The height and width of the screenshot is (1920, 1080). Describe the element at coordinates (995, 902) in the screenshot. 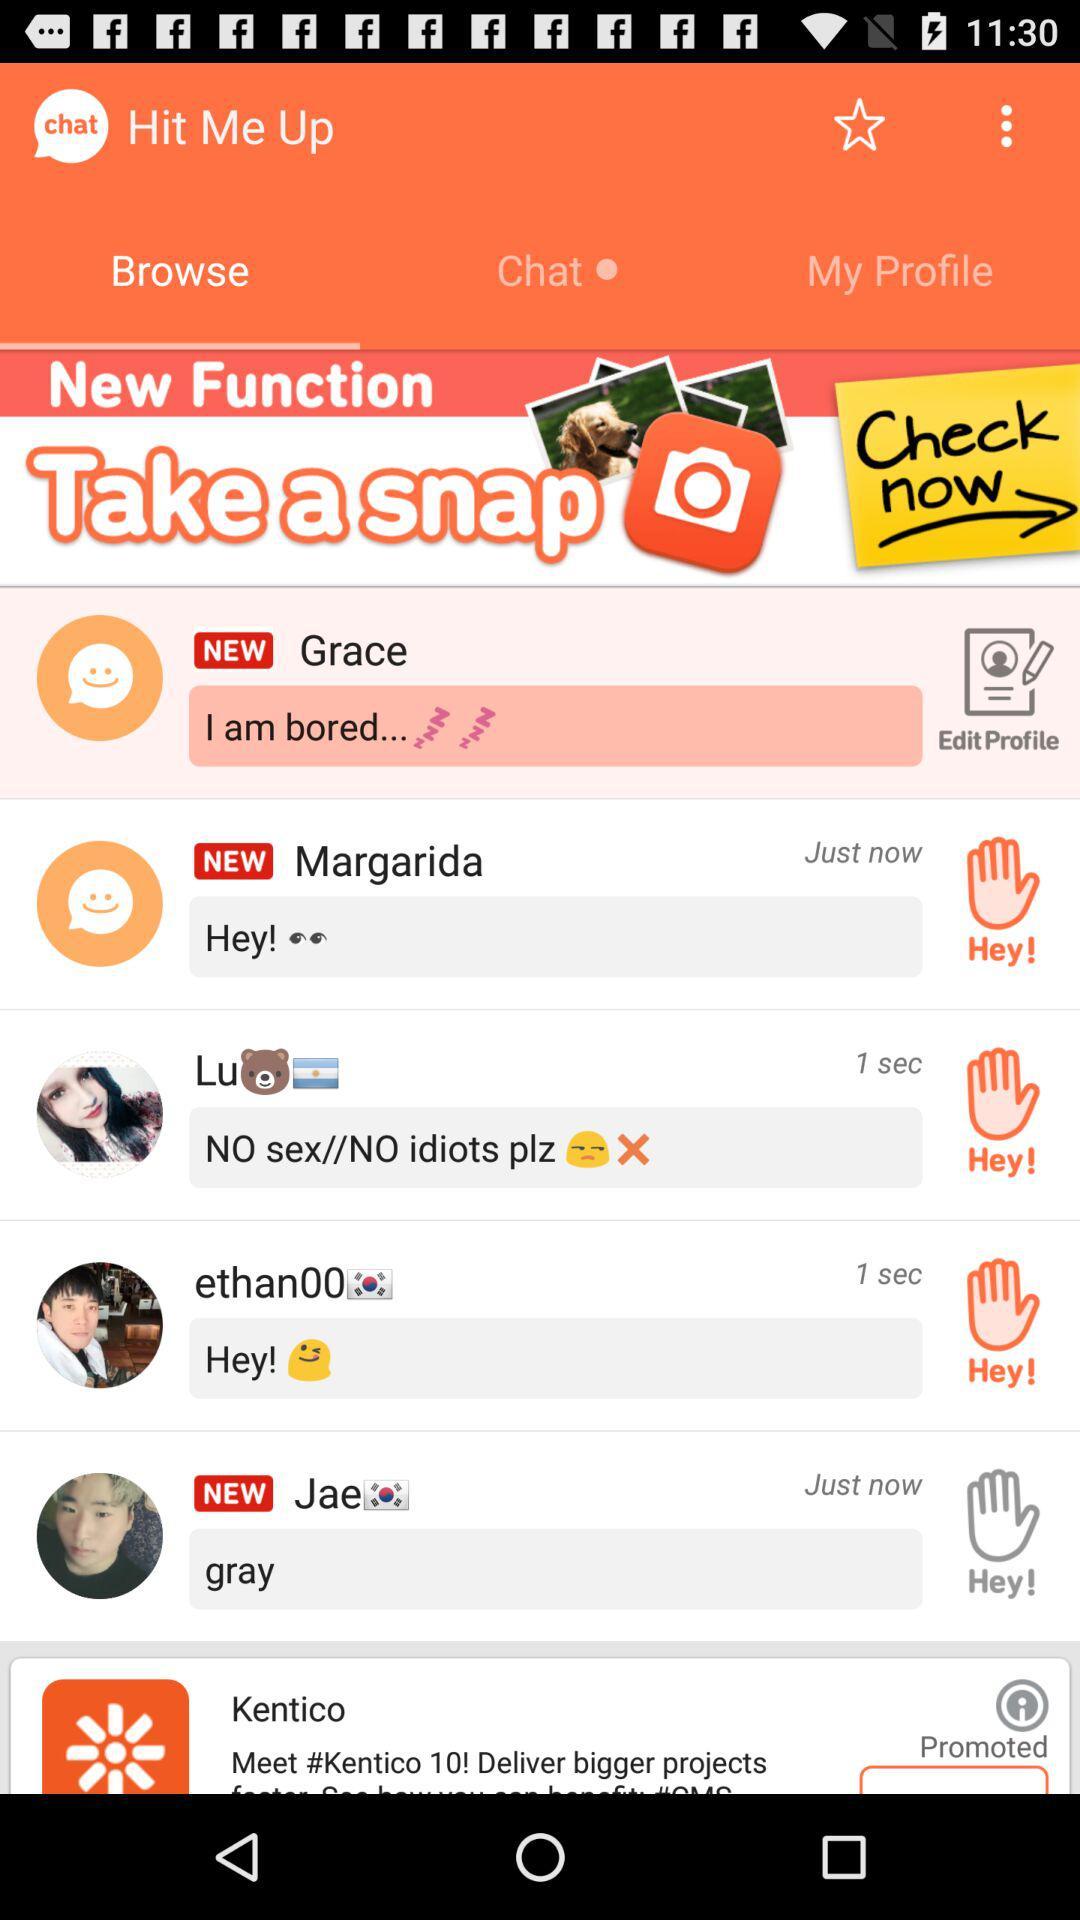

I see `say hey to the person` at that location.